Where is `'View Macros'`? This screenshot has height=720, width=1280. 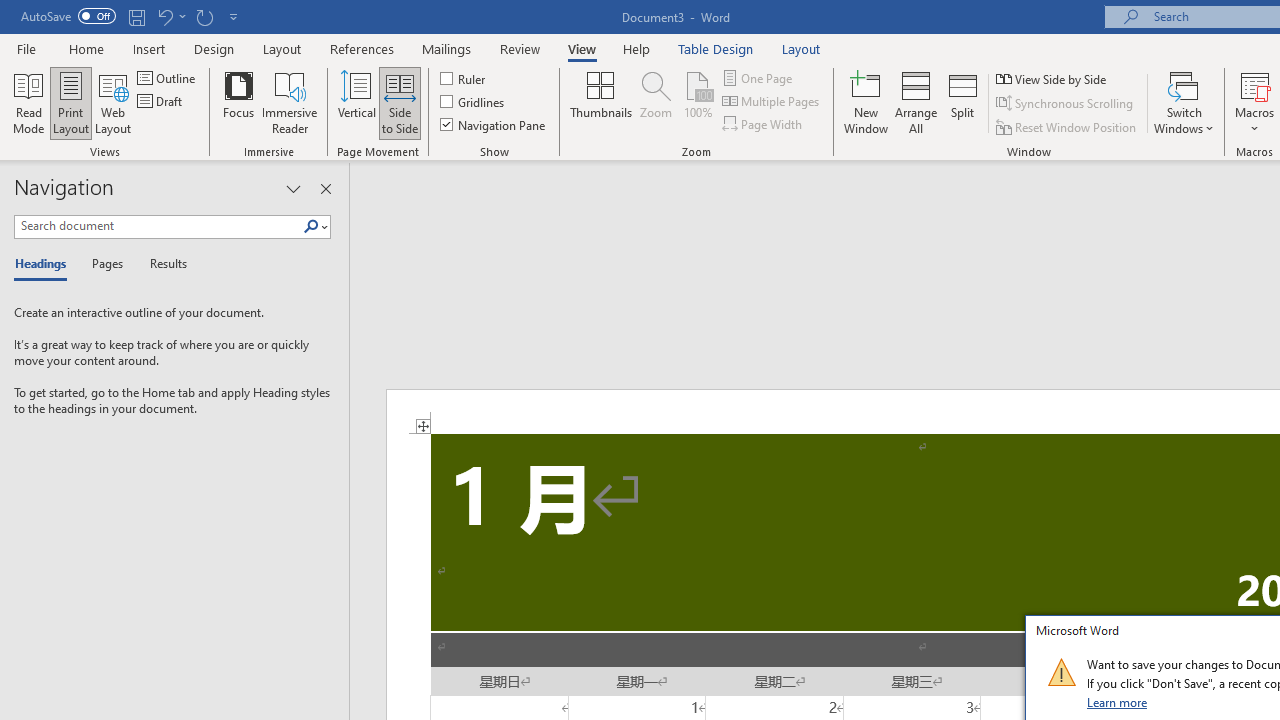 'View Macros' is located at coordinates (1254, 84).